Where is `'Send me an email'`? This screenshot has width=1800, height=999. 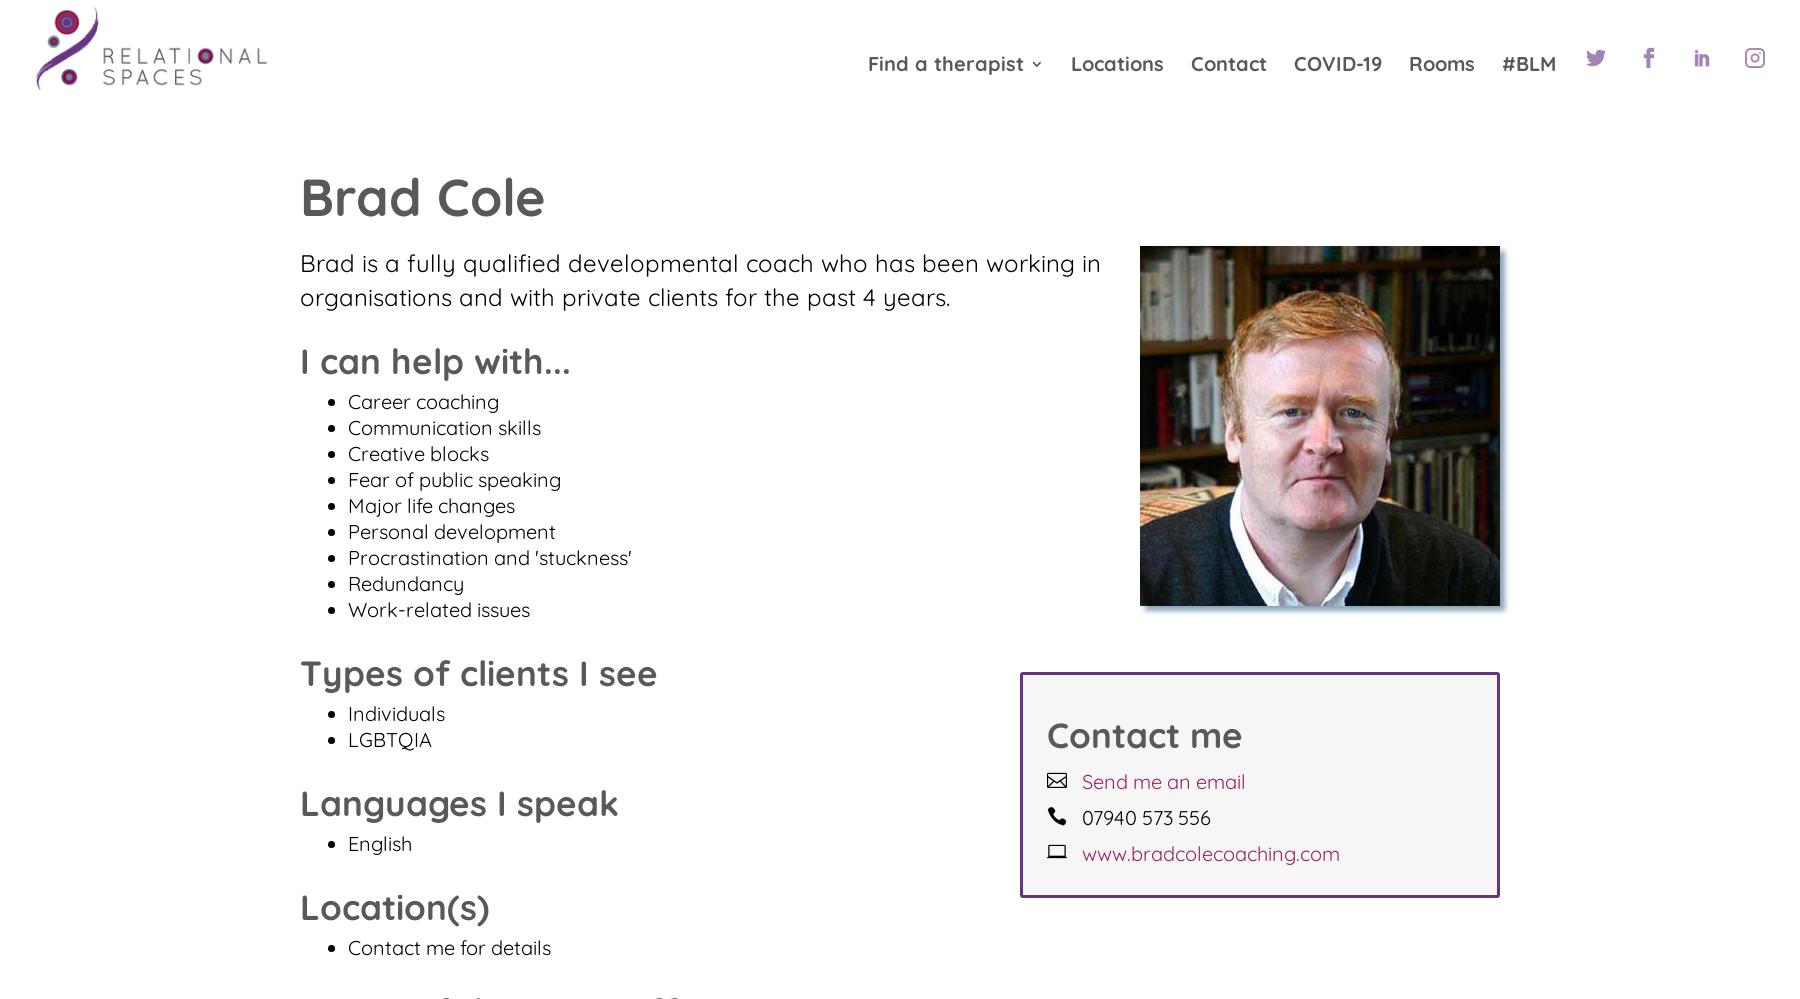
'Send me an email' is located at coordinates (1163, 780).